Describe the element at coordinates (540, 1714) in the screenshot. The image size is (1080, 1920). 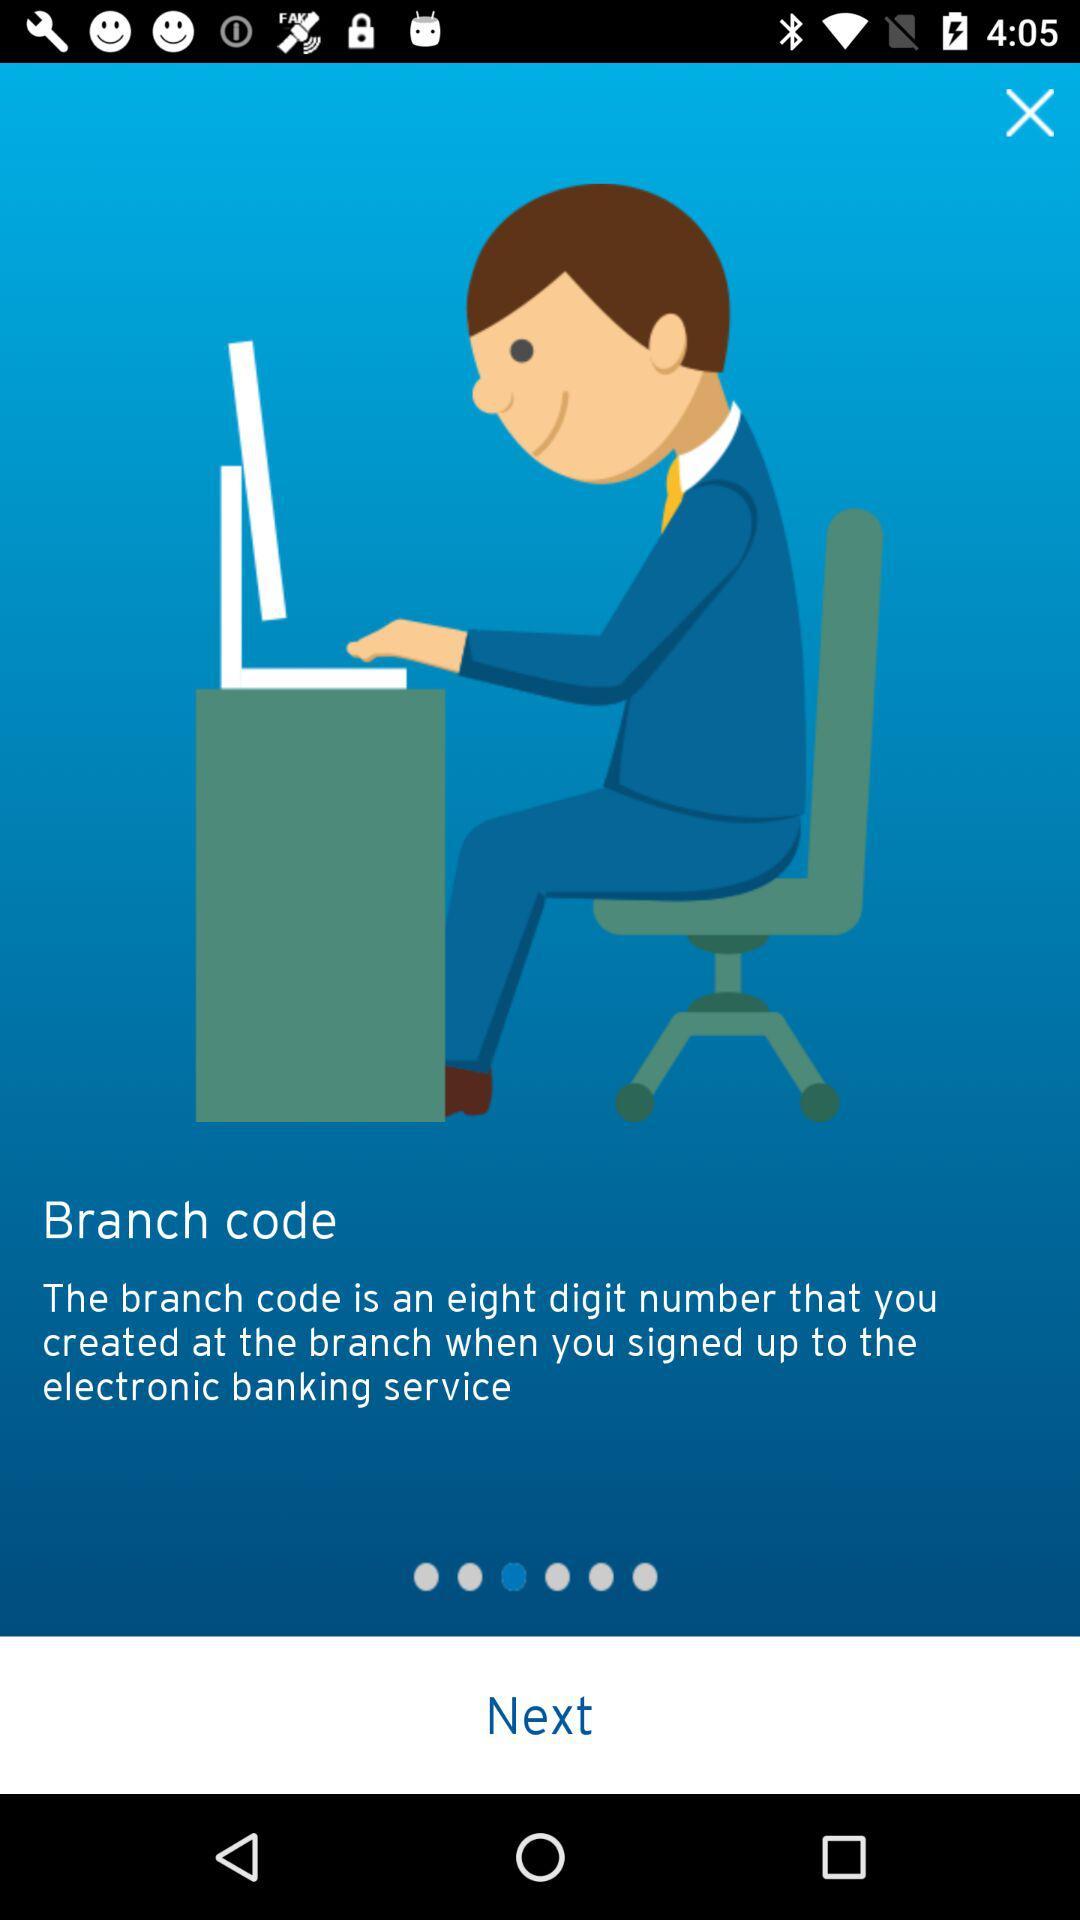
I see `next icon` at that location.